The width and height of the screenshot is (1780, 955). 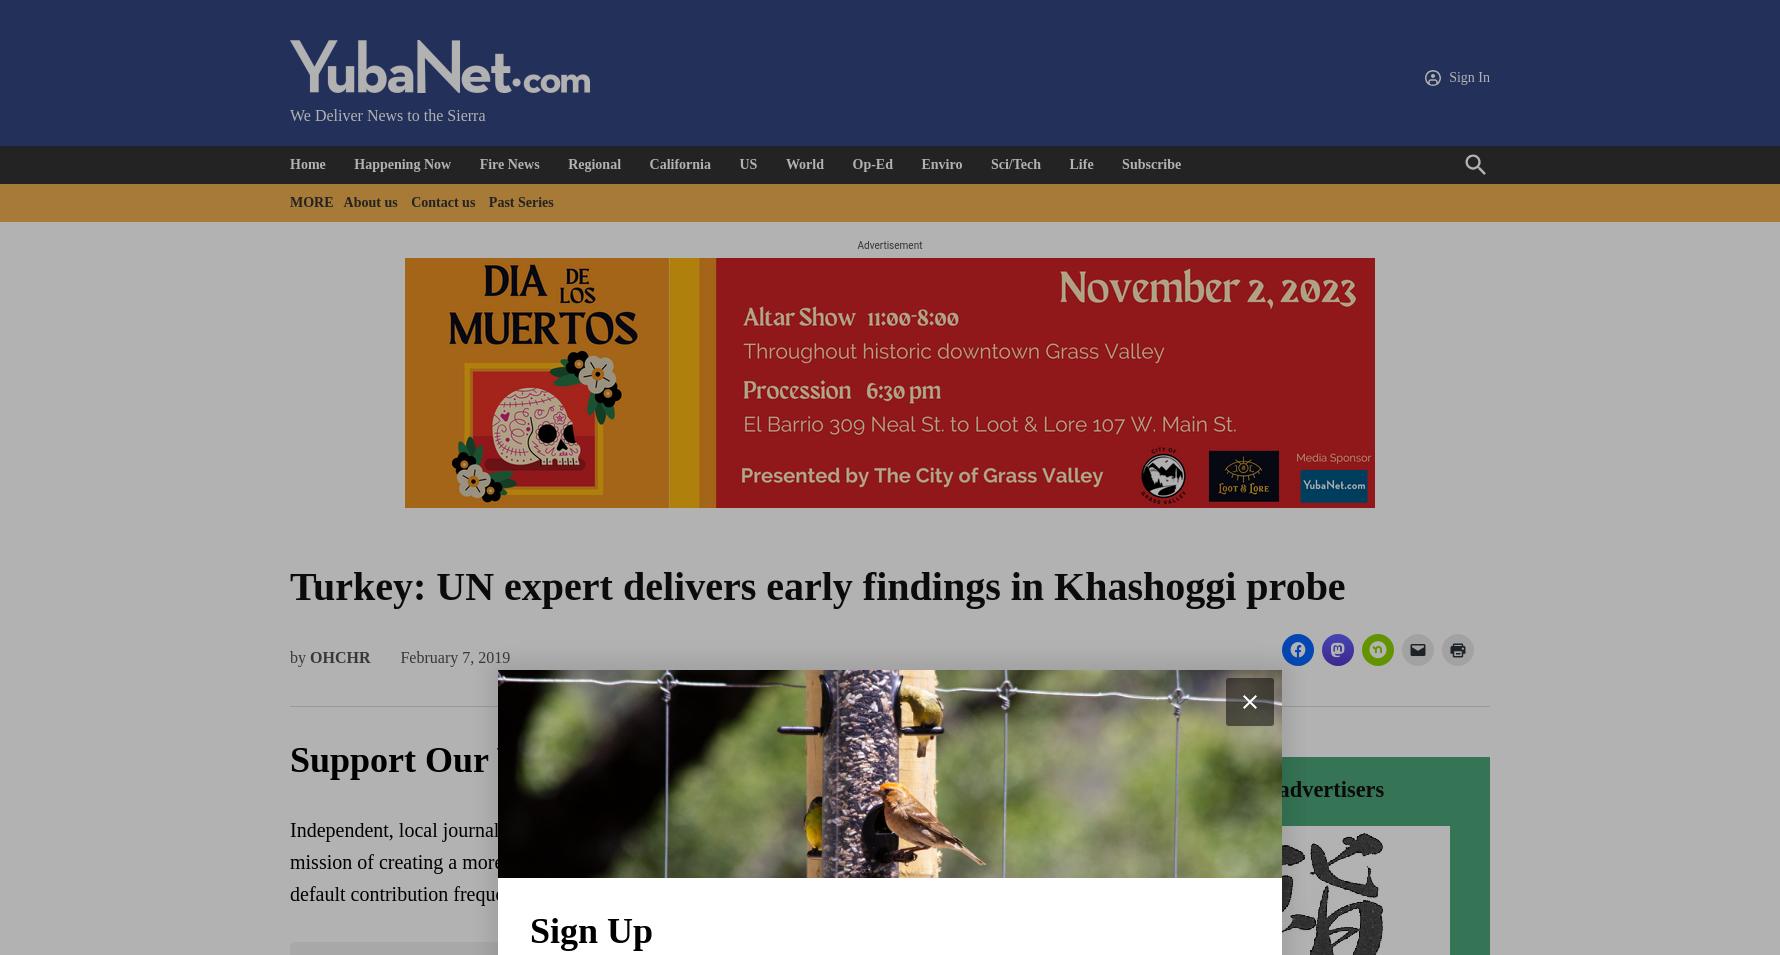 What do you see at coordinates (747, 164) in the screenshot?
I see `'US'` at bounding box center [747, 164].